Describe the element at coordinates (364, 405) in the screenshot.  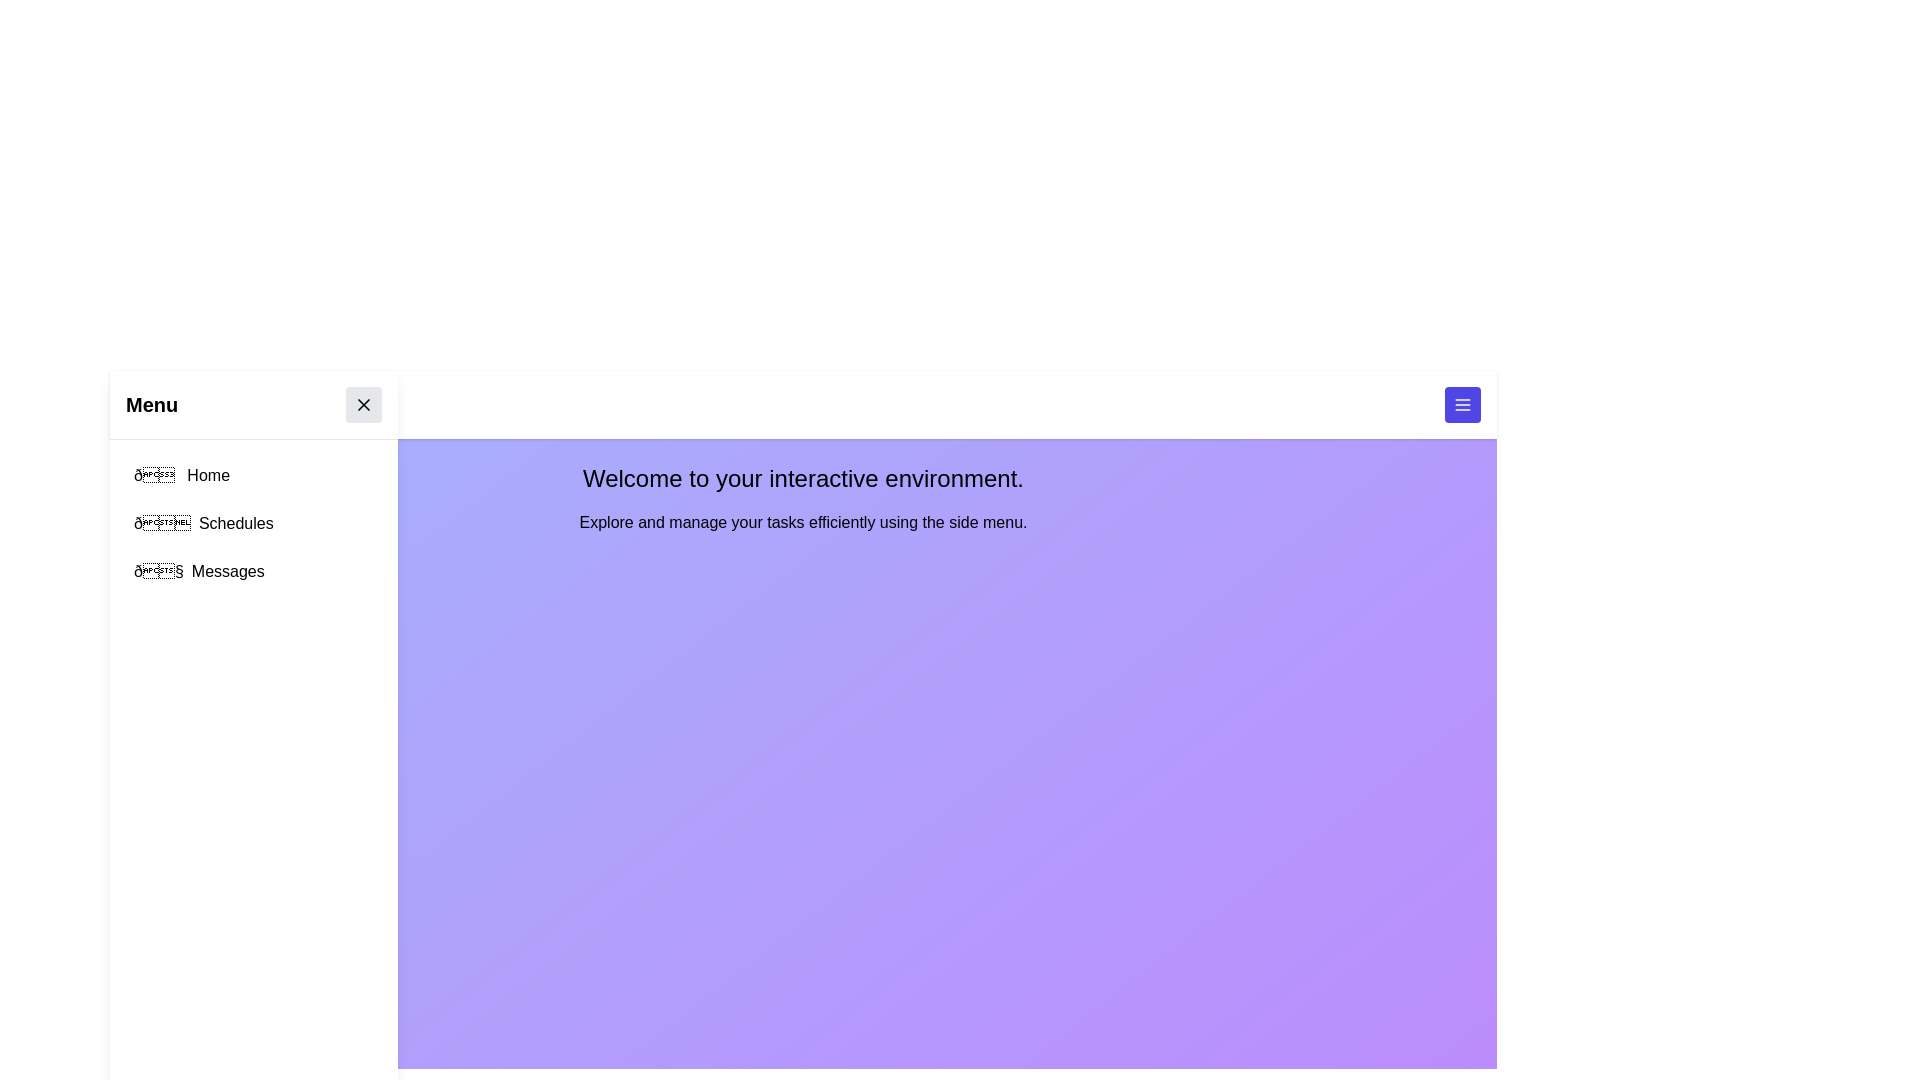
I see `the small, square button with rounded edges, which features a black 'X' icon, located at the top-right corner of the 'Menu' bar to observe its hover state` at that location.